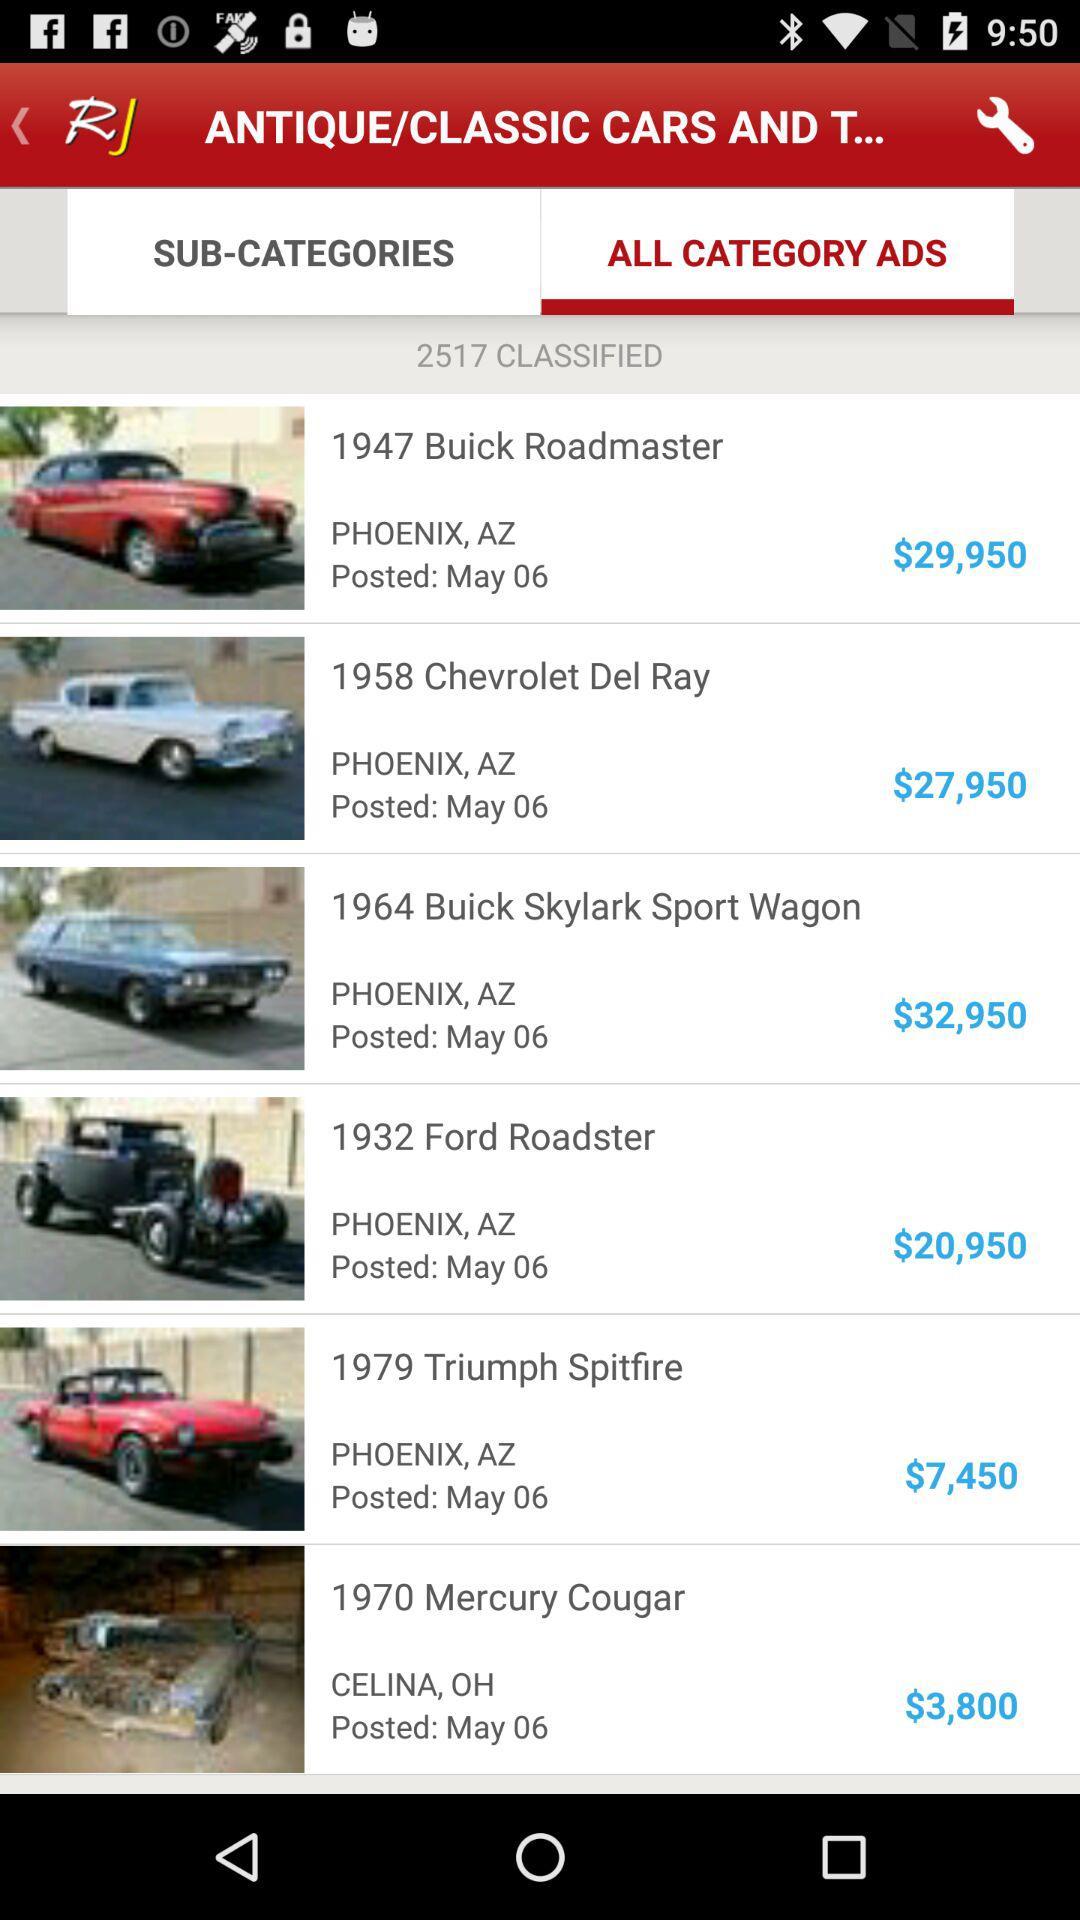 This screenshot has height=1920, width=1080. What do you see at coordinates (586, 1682) in the screenshot?
I see `celina, oh icon` at bounding box center [586, 1682].